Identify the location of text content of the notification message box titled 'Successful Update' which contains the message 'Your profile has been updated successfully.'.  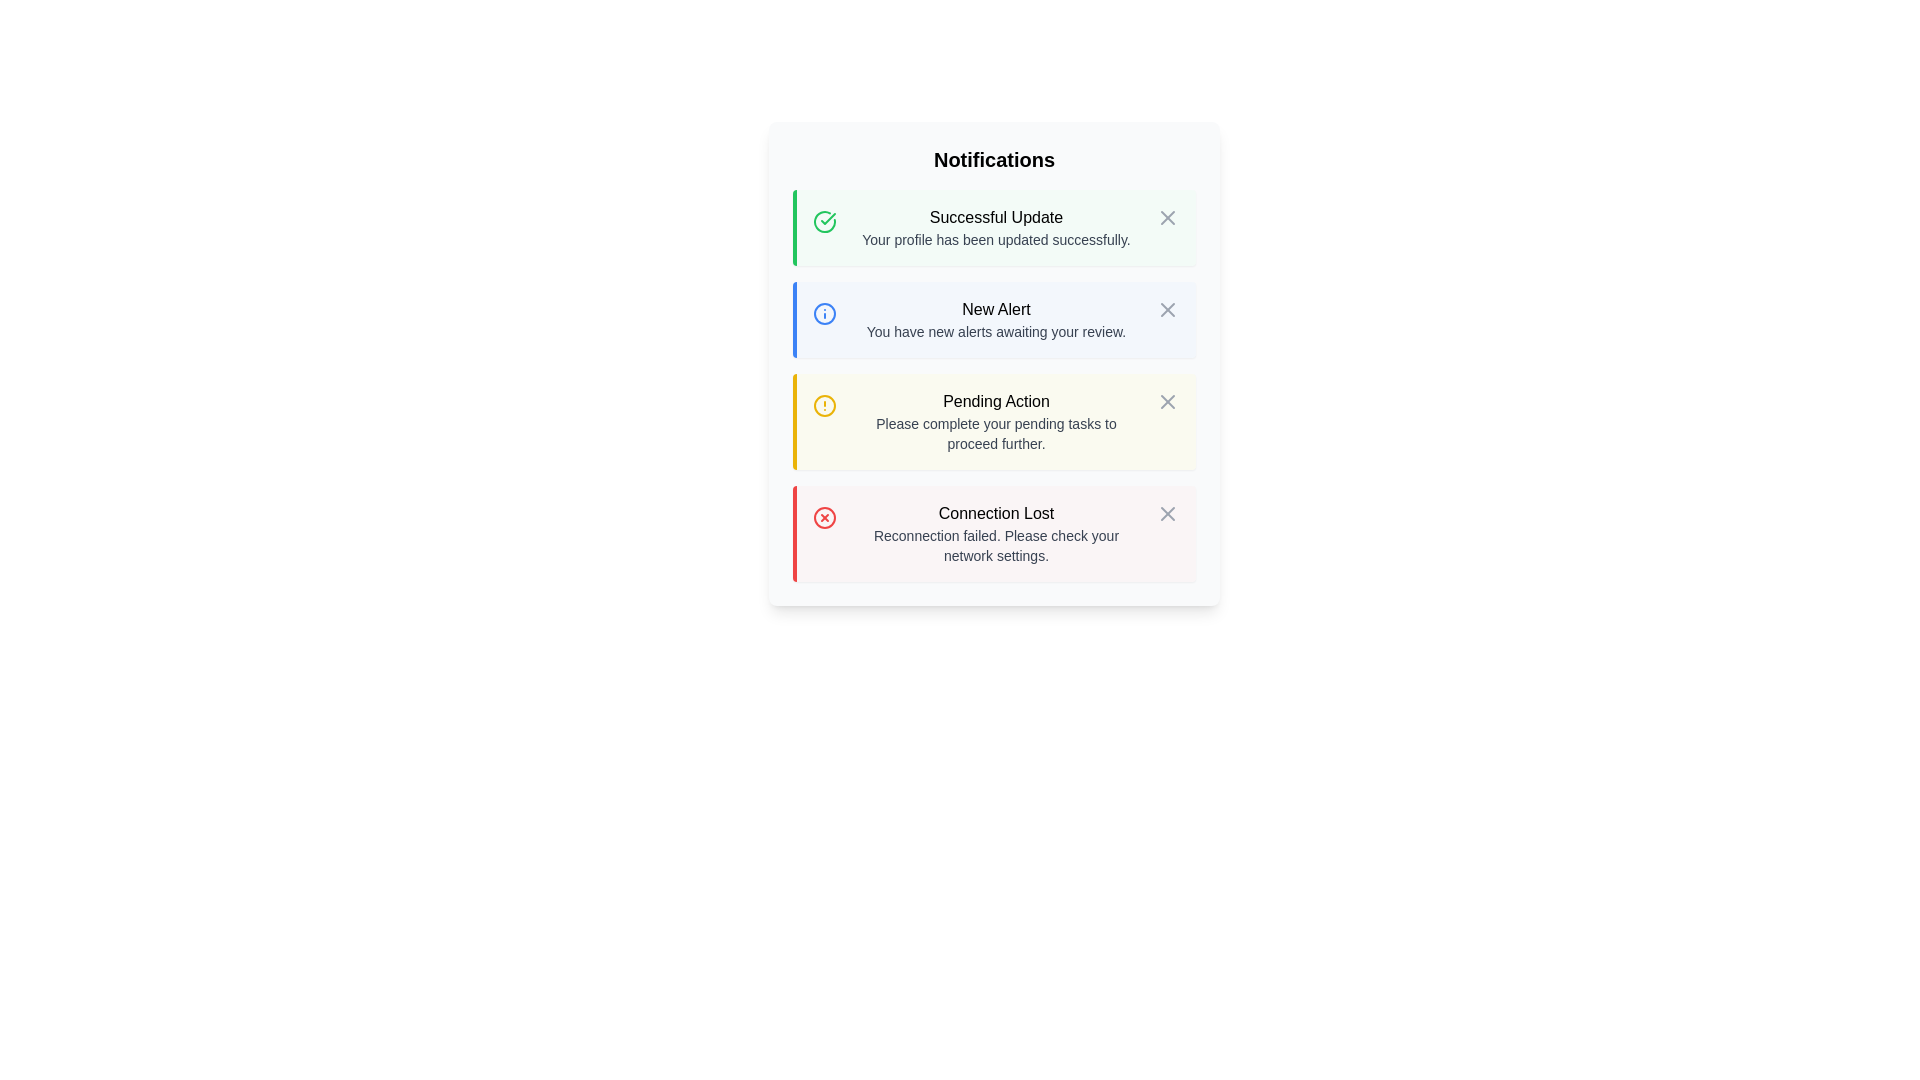
(996, 226).